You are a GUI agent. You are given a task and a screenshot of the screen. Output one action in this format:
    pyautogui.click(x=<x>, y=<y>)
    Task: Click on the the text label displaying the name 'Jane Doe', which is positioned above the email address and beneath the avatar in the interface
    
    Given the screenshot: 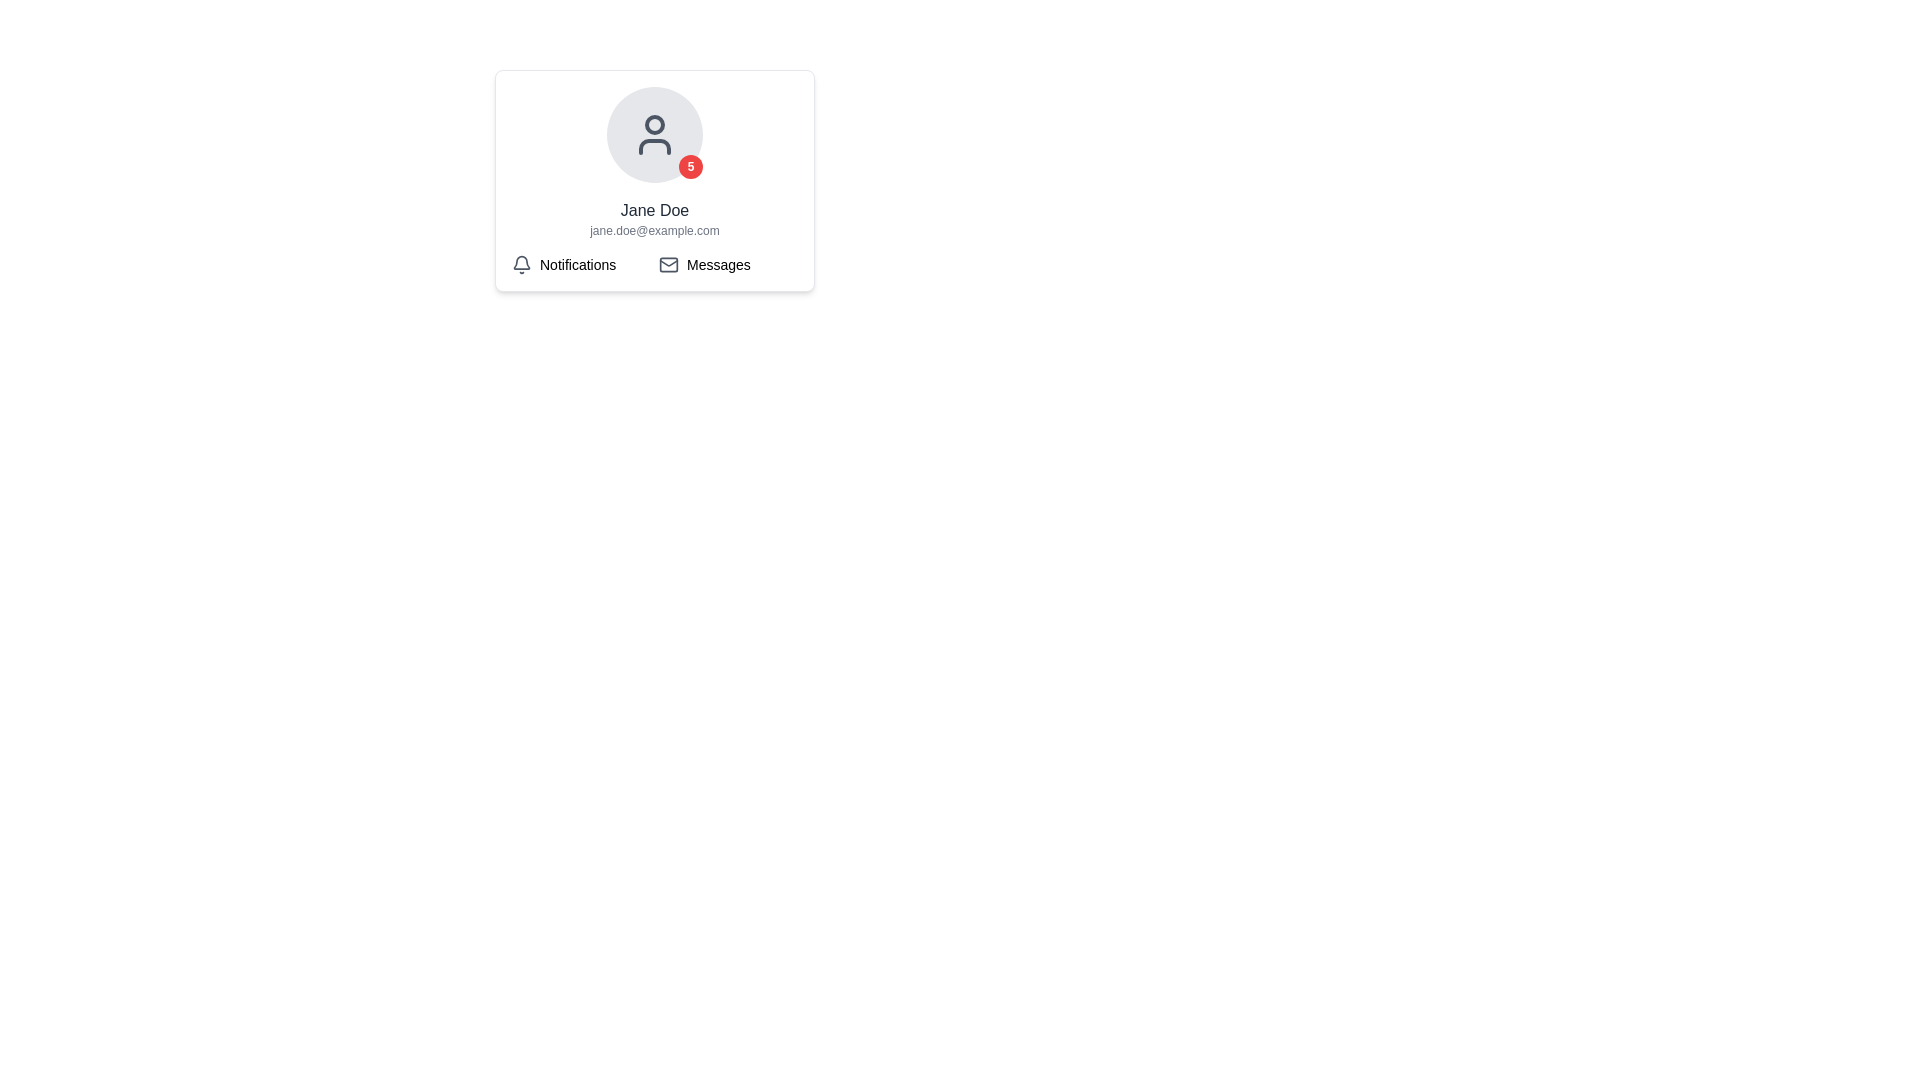 What is the action you would take?
    pyautogui.click(x=654, y=211)
    